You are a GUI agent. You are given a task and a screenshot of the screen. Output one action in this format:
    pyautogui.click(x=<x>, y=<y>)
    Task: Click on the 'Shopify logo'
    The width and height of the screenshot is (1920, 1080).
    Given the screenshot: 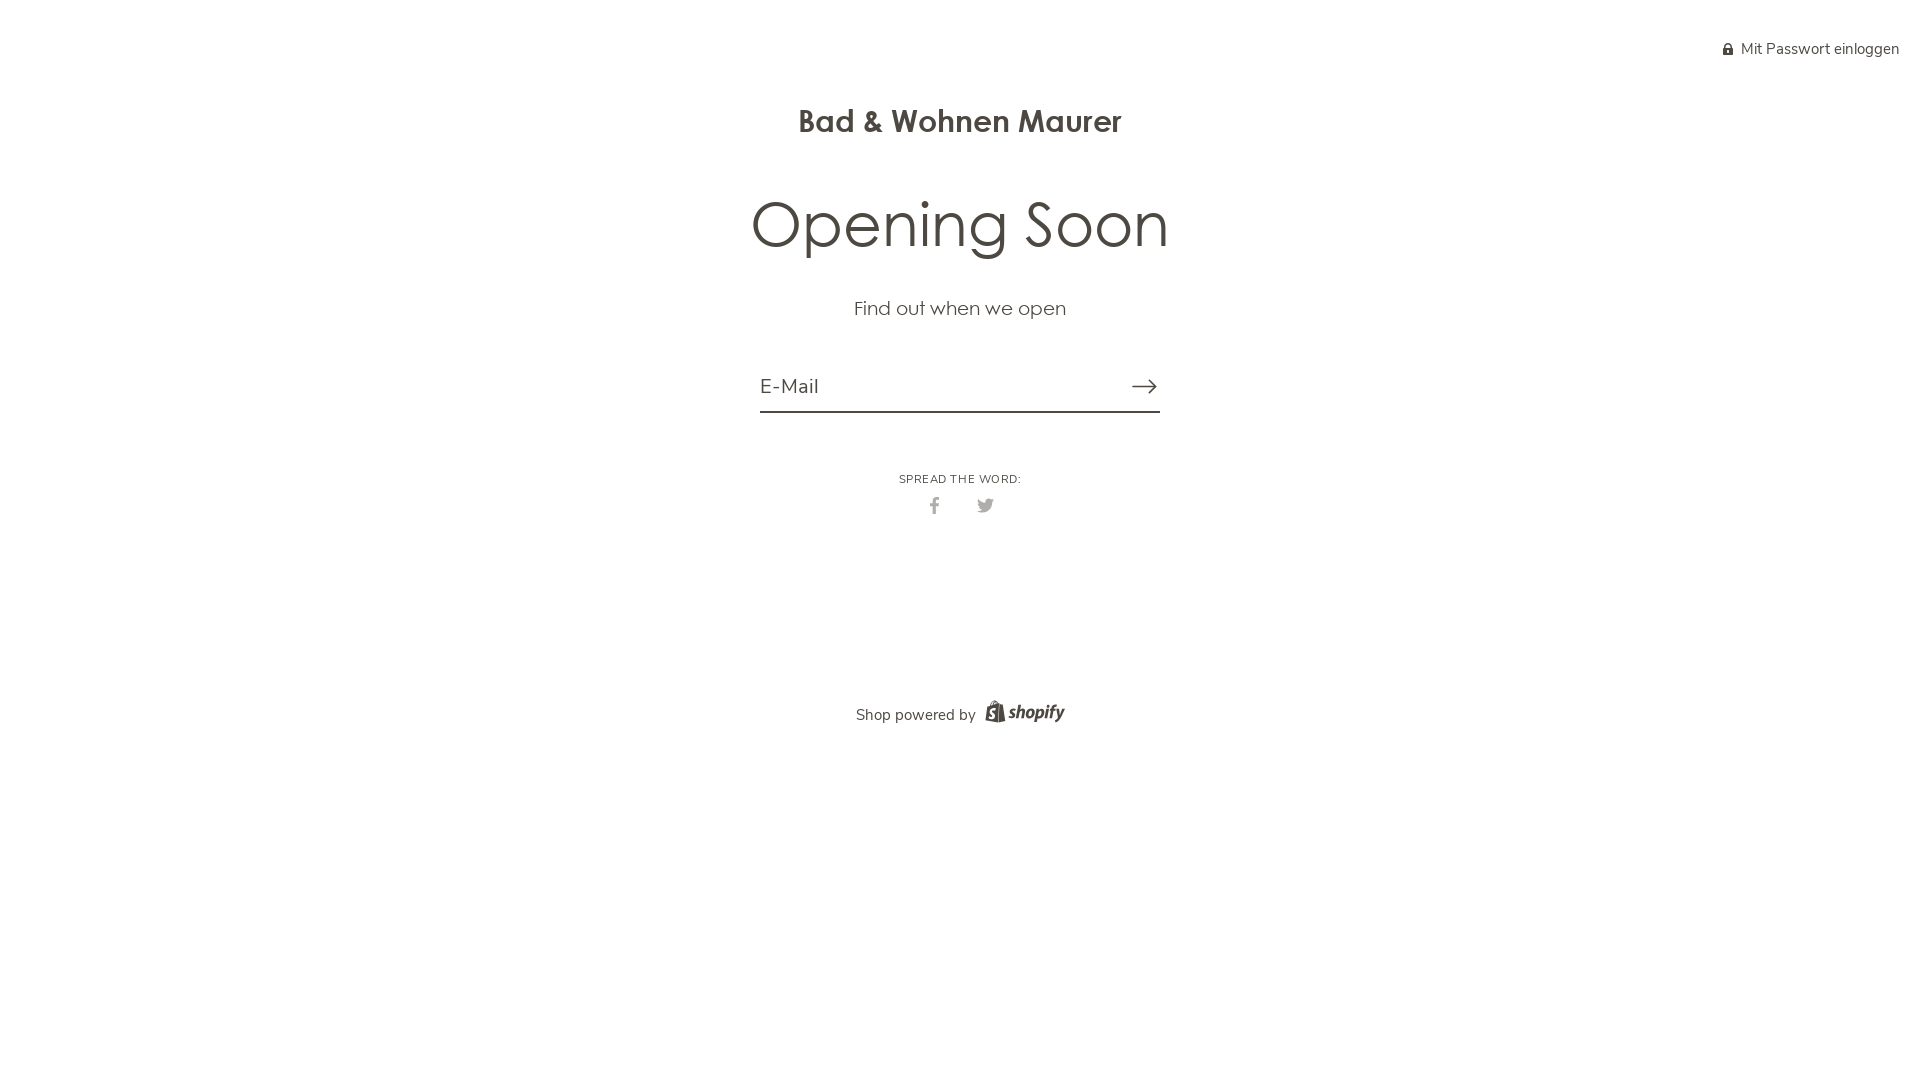 What is the action you would take?
    pyautogui.click(x=979, y=713)
    